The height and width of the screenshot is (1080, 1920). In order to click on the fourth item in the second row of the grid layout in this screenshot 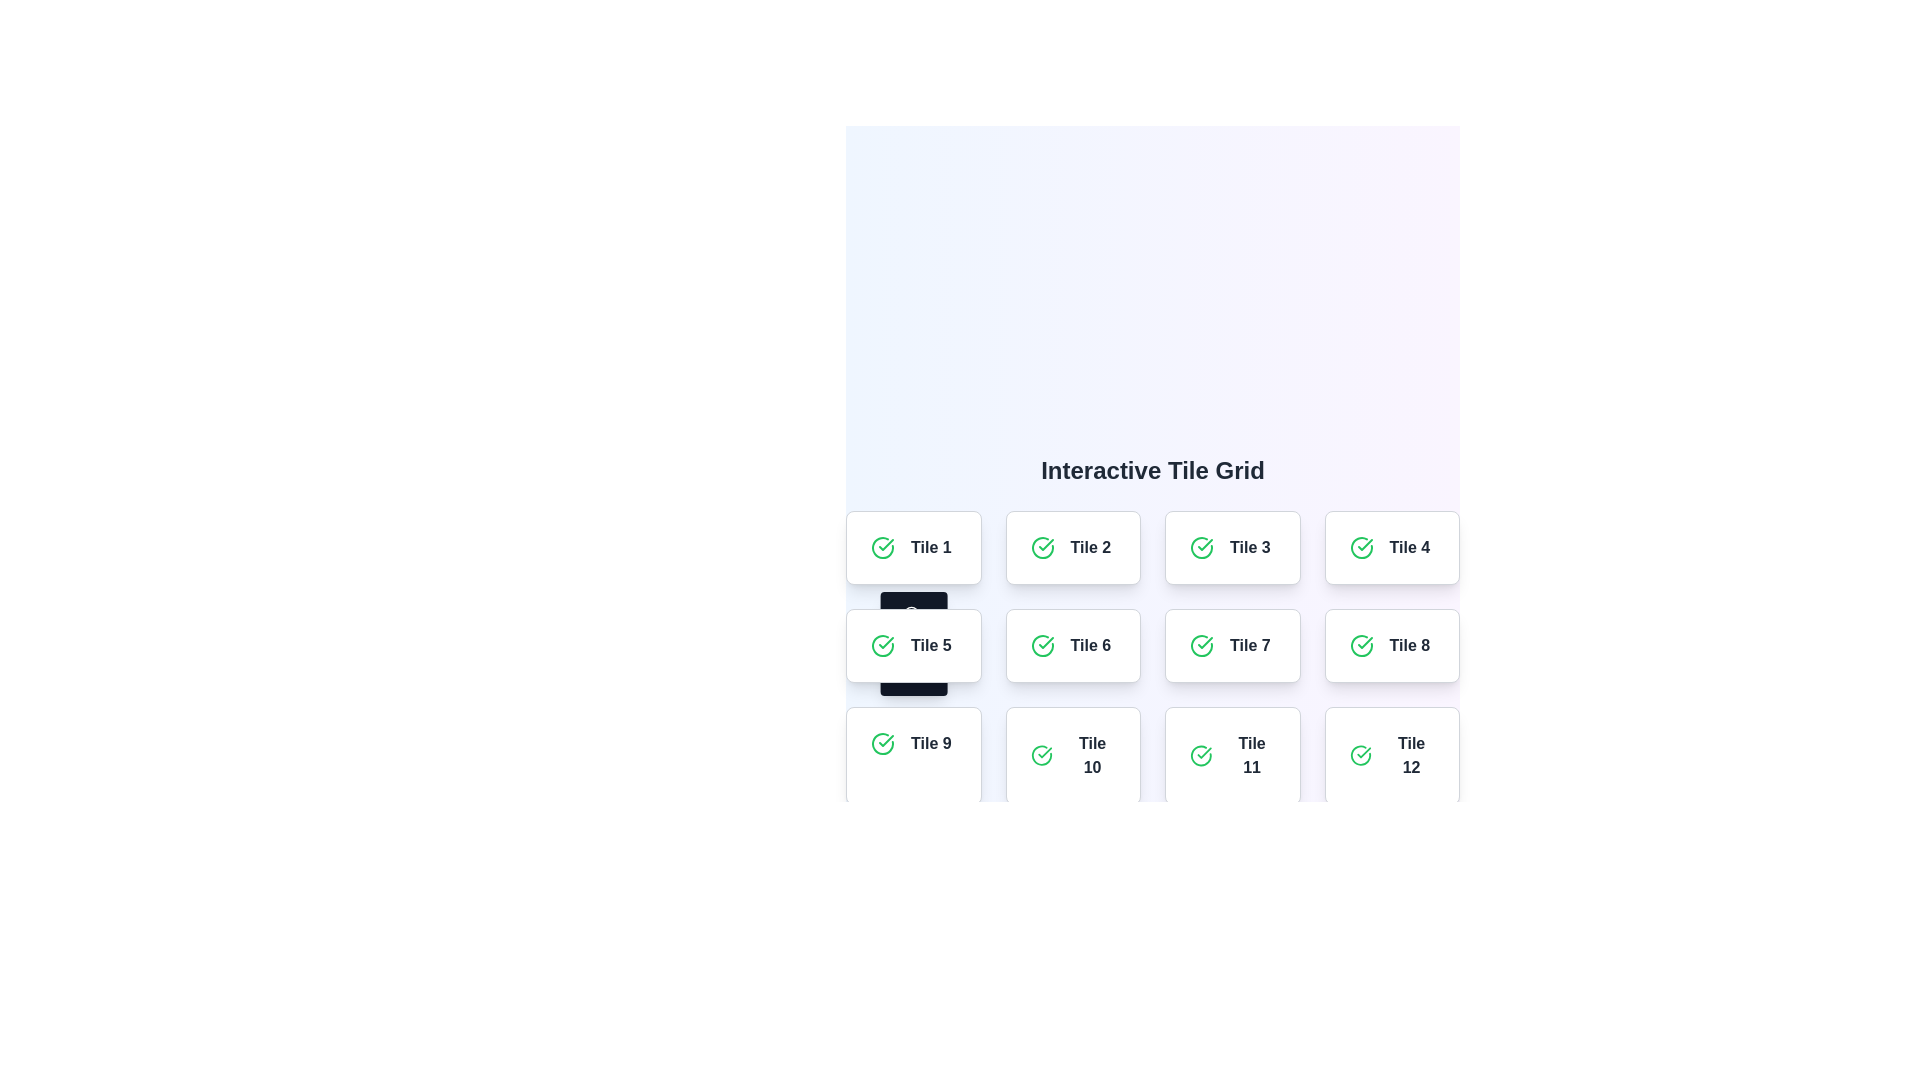, I will do `click(1391, 547)`.